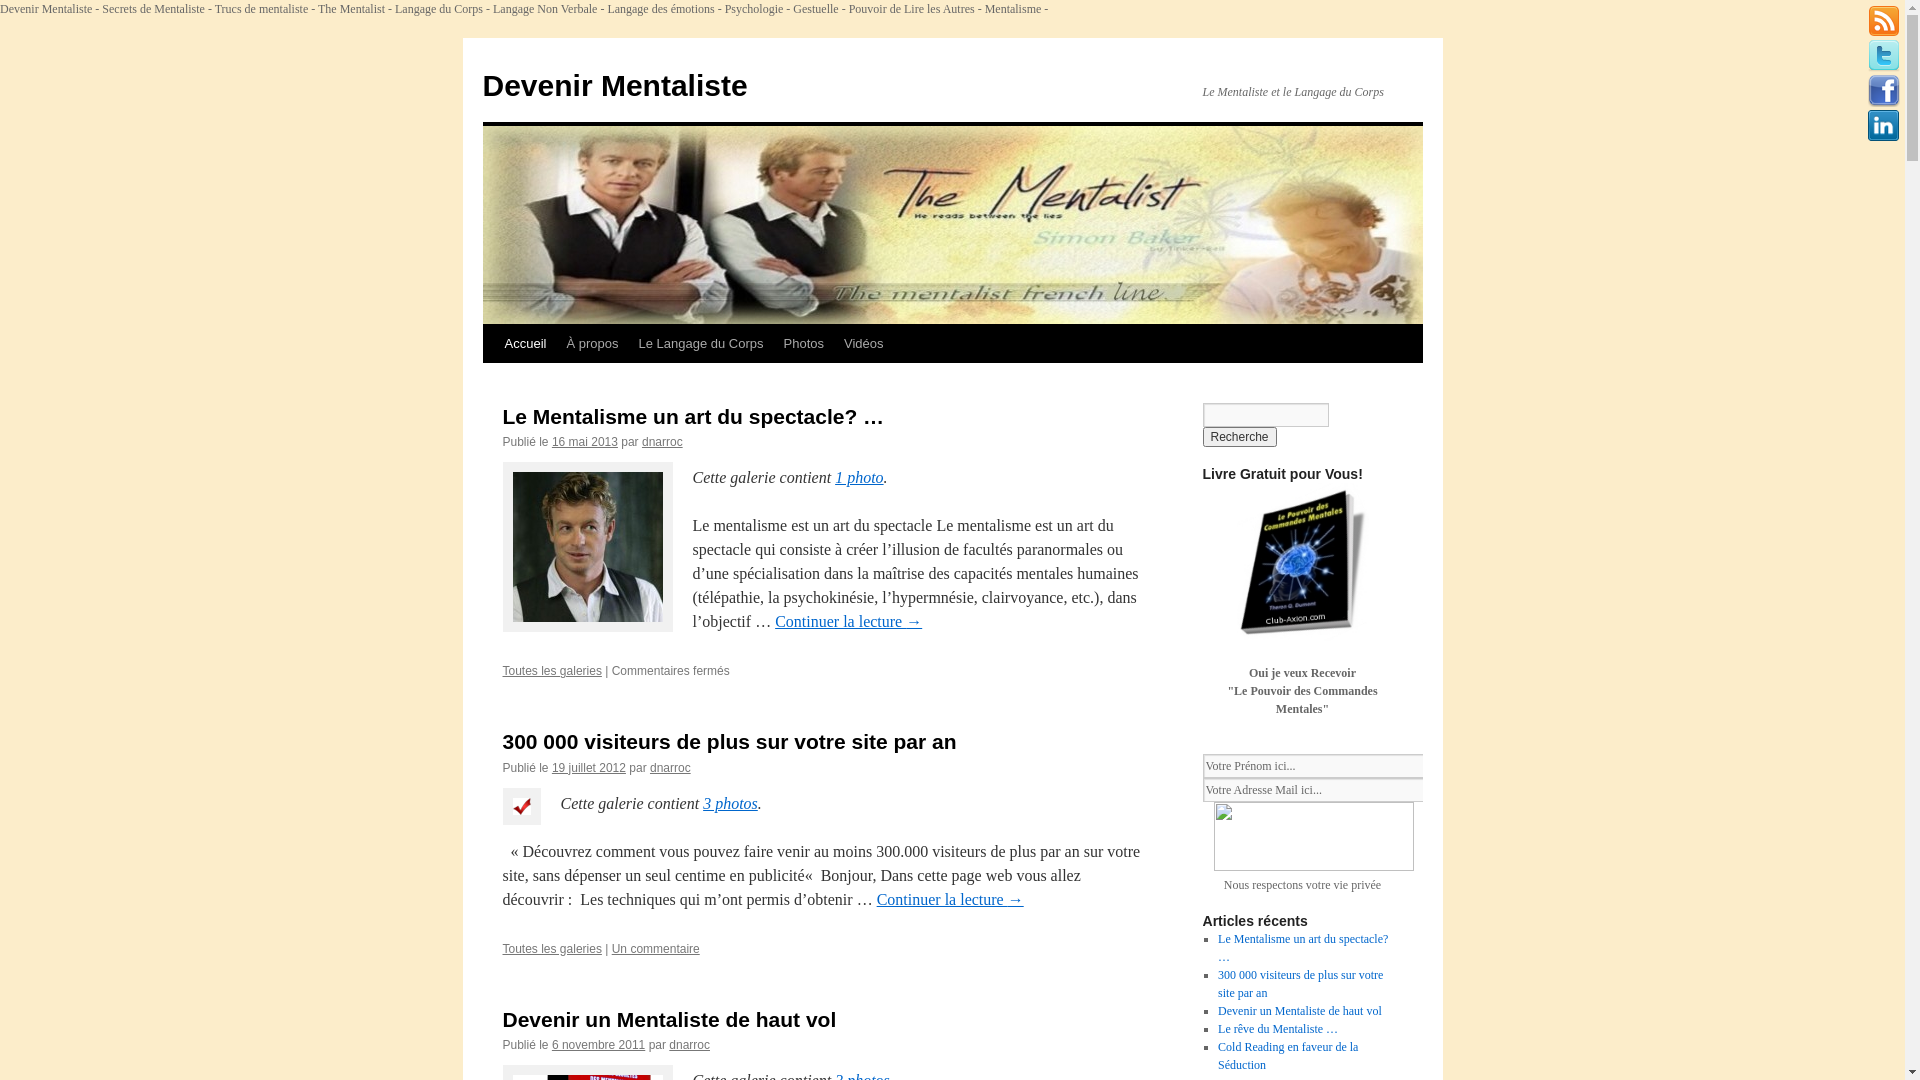 Image resolution: width=1920 pixels, height=1080 pixels. I want to click on 'Un commentaire', so click(656, 947).